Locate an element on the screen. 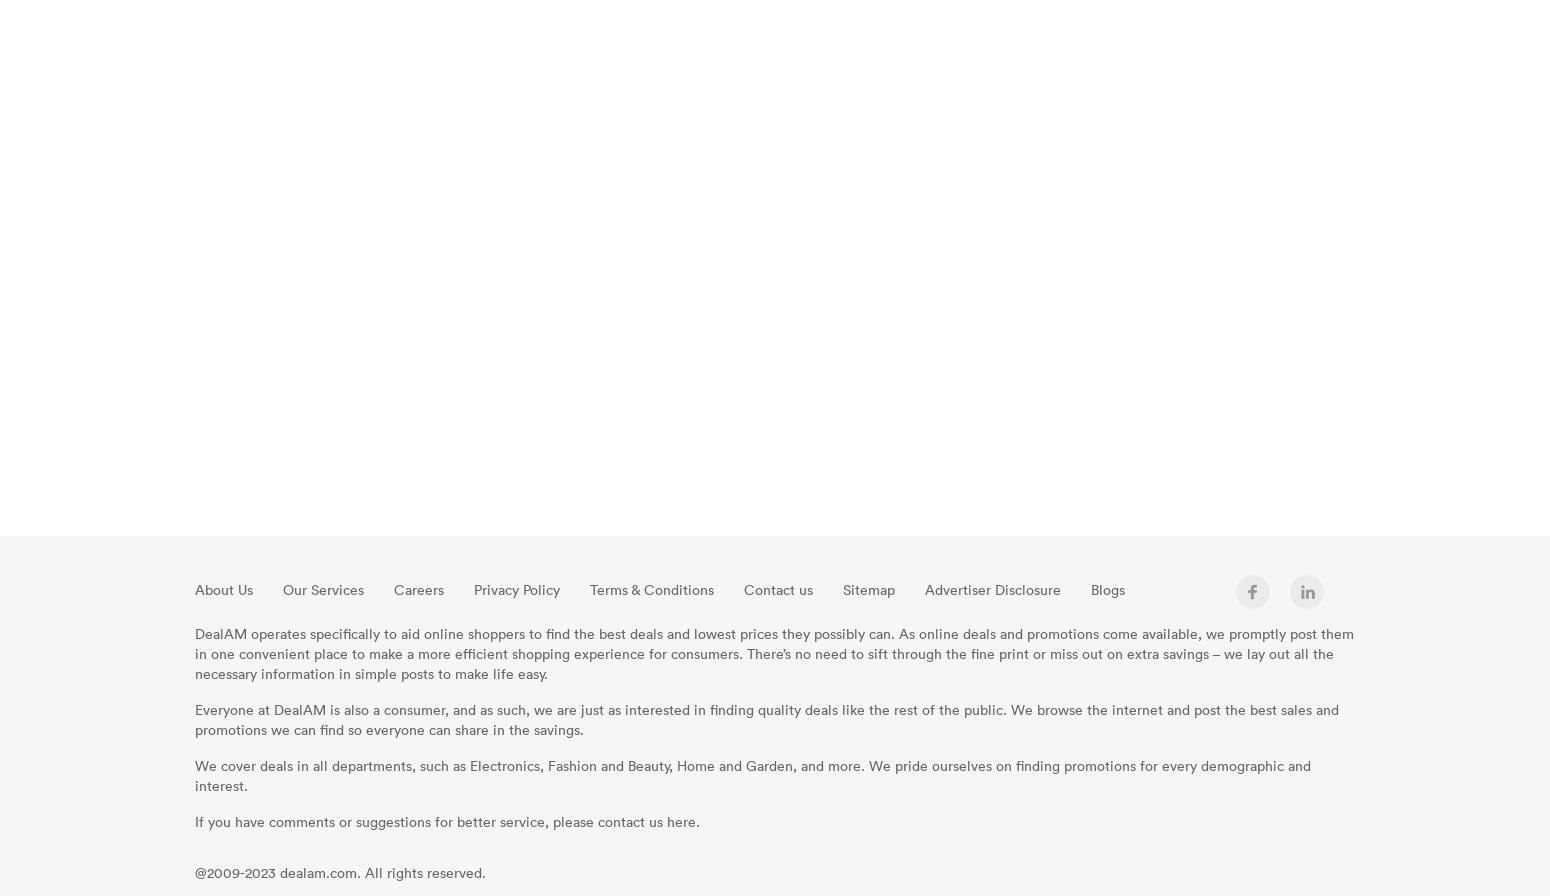 Image resolution: width=1550 pixels, height=896 pixels. 'Our Services' is located at coordinates (322, 589).